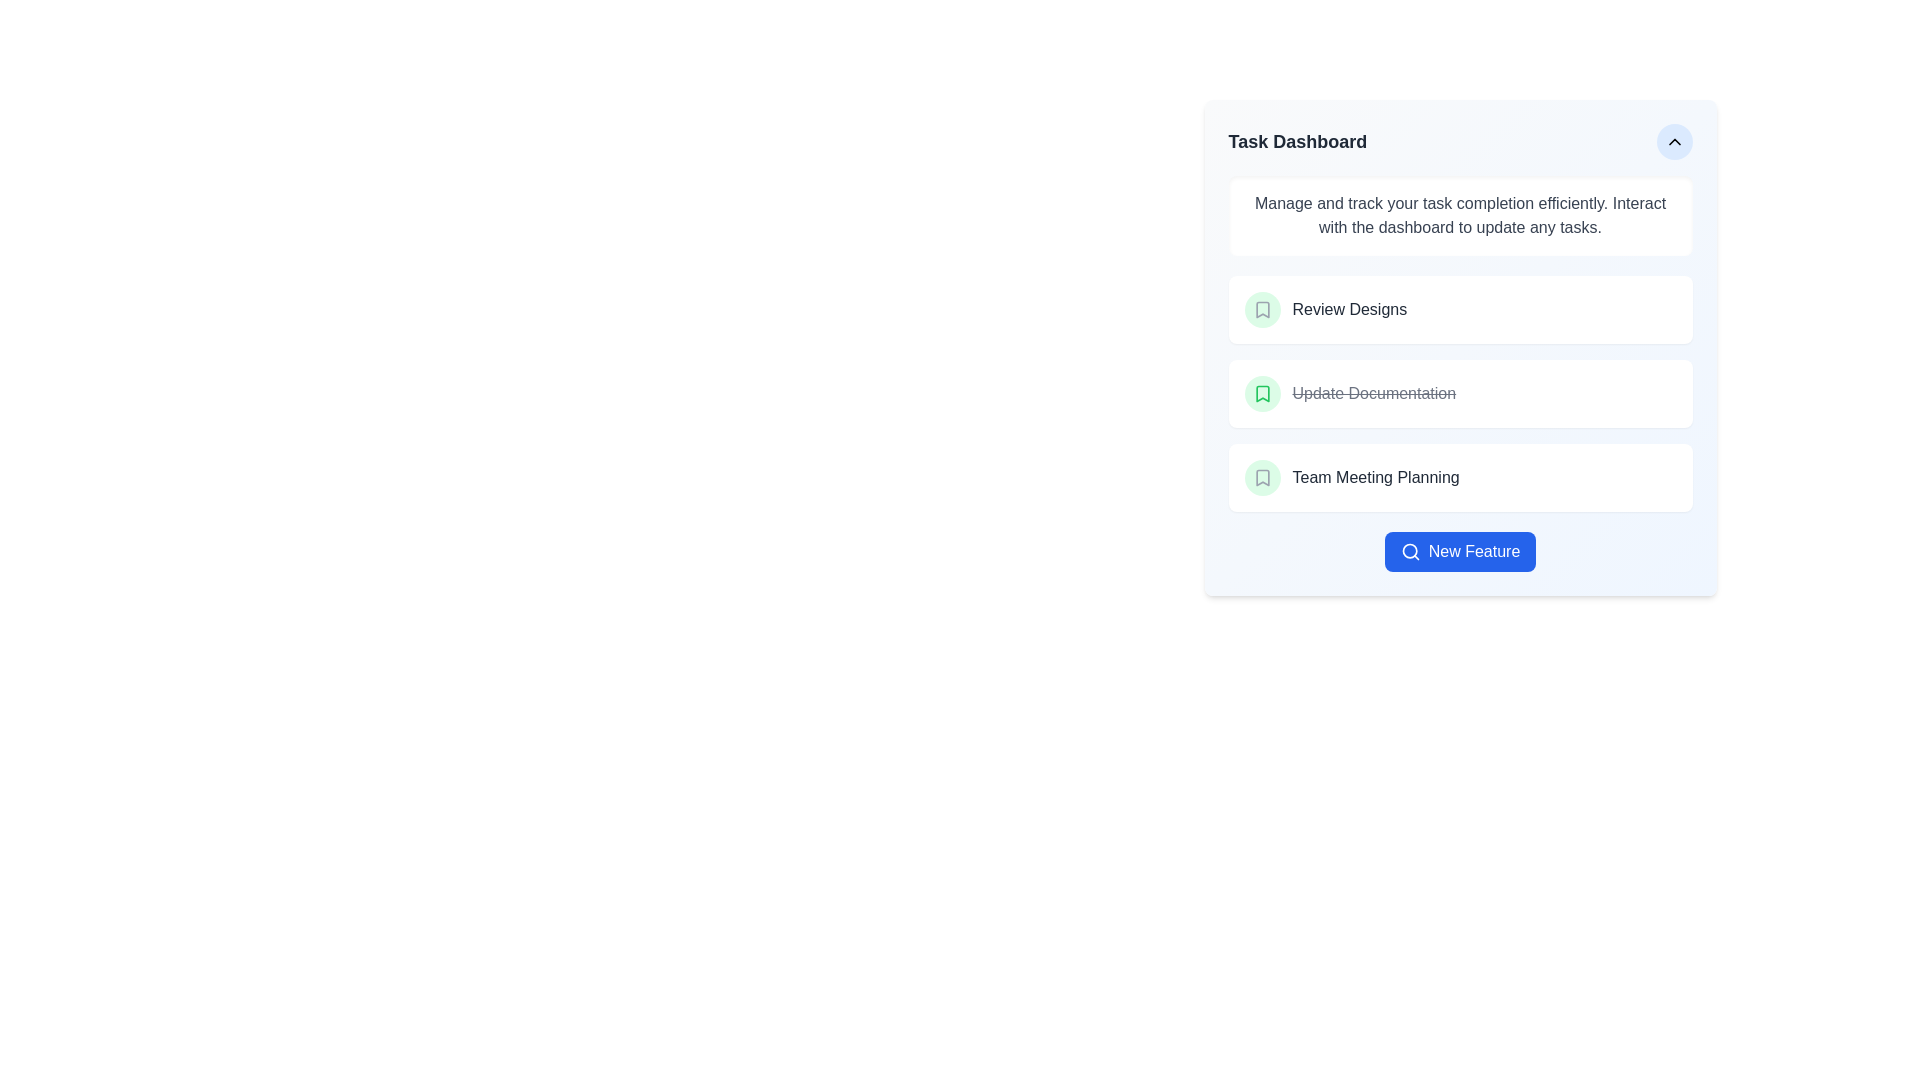 The height and width of the screenshot is (1080, 1920). I want to click on the button with a blue background and white text reading 'New Feature,' located at the bottom center of the card titled 'Task Dashboard', so click(1460, 551).